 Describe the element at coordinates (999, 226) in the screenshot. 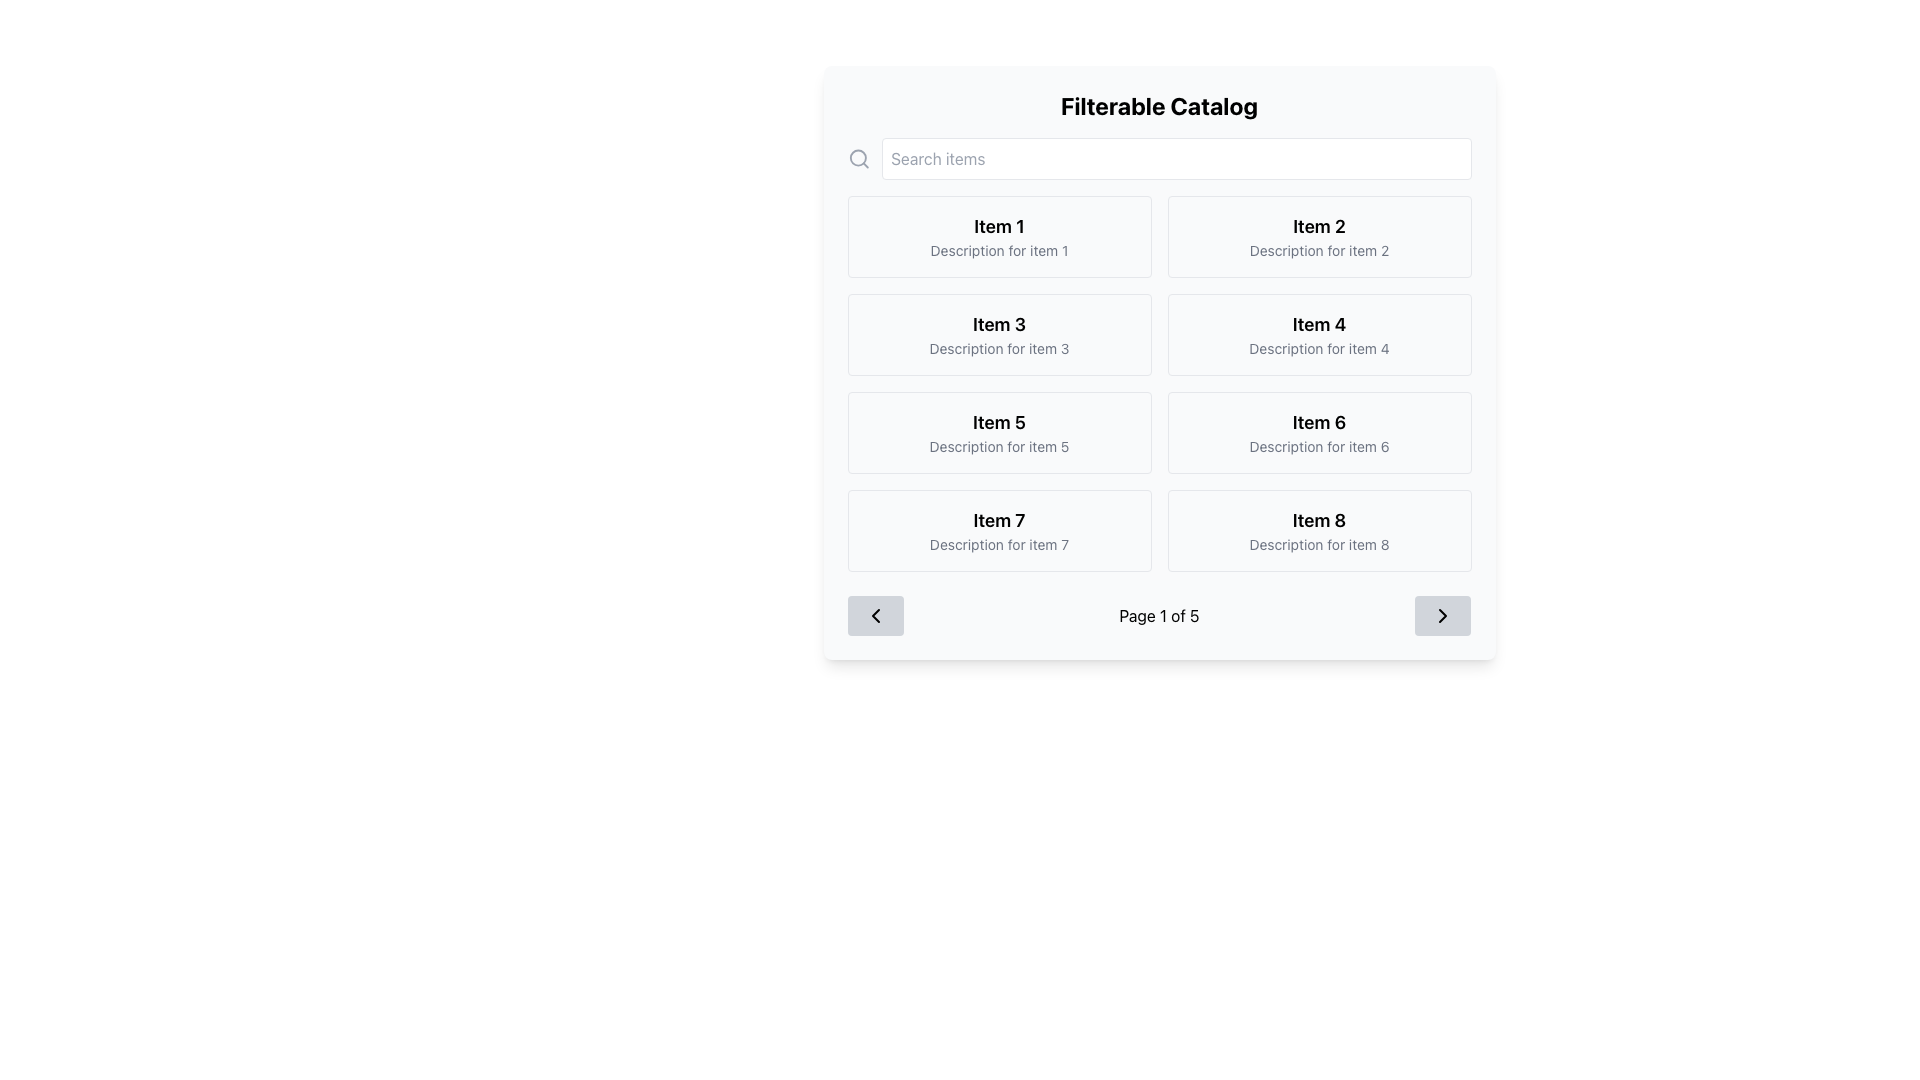

I see `the text element displaying 'Item 1' which is styled in bold and located in the top-left corner of the first item card in the catalog layout` at that location.